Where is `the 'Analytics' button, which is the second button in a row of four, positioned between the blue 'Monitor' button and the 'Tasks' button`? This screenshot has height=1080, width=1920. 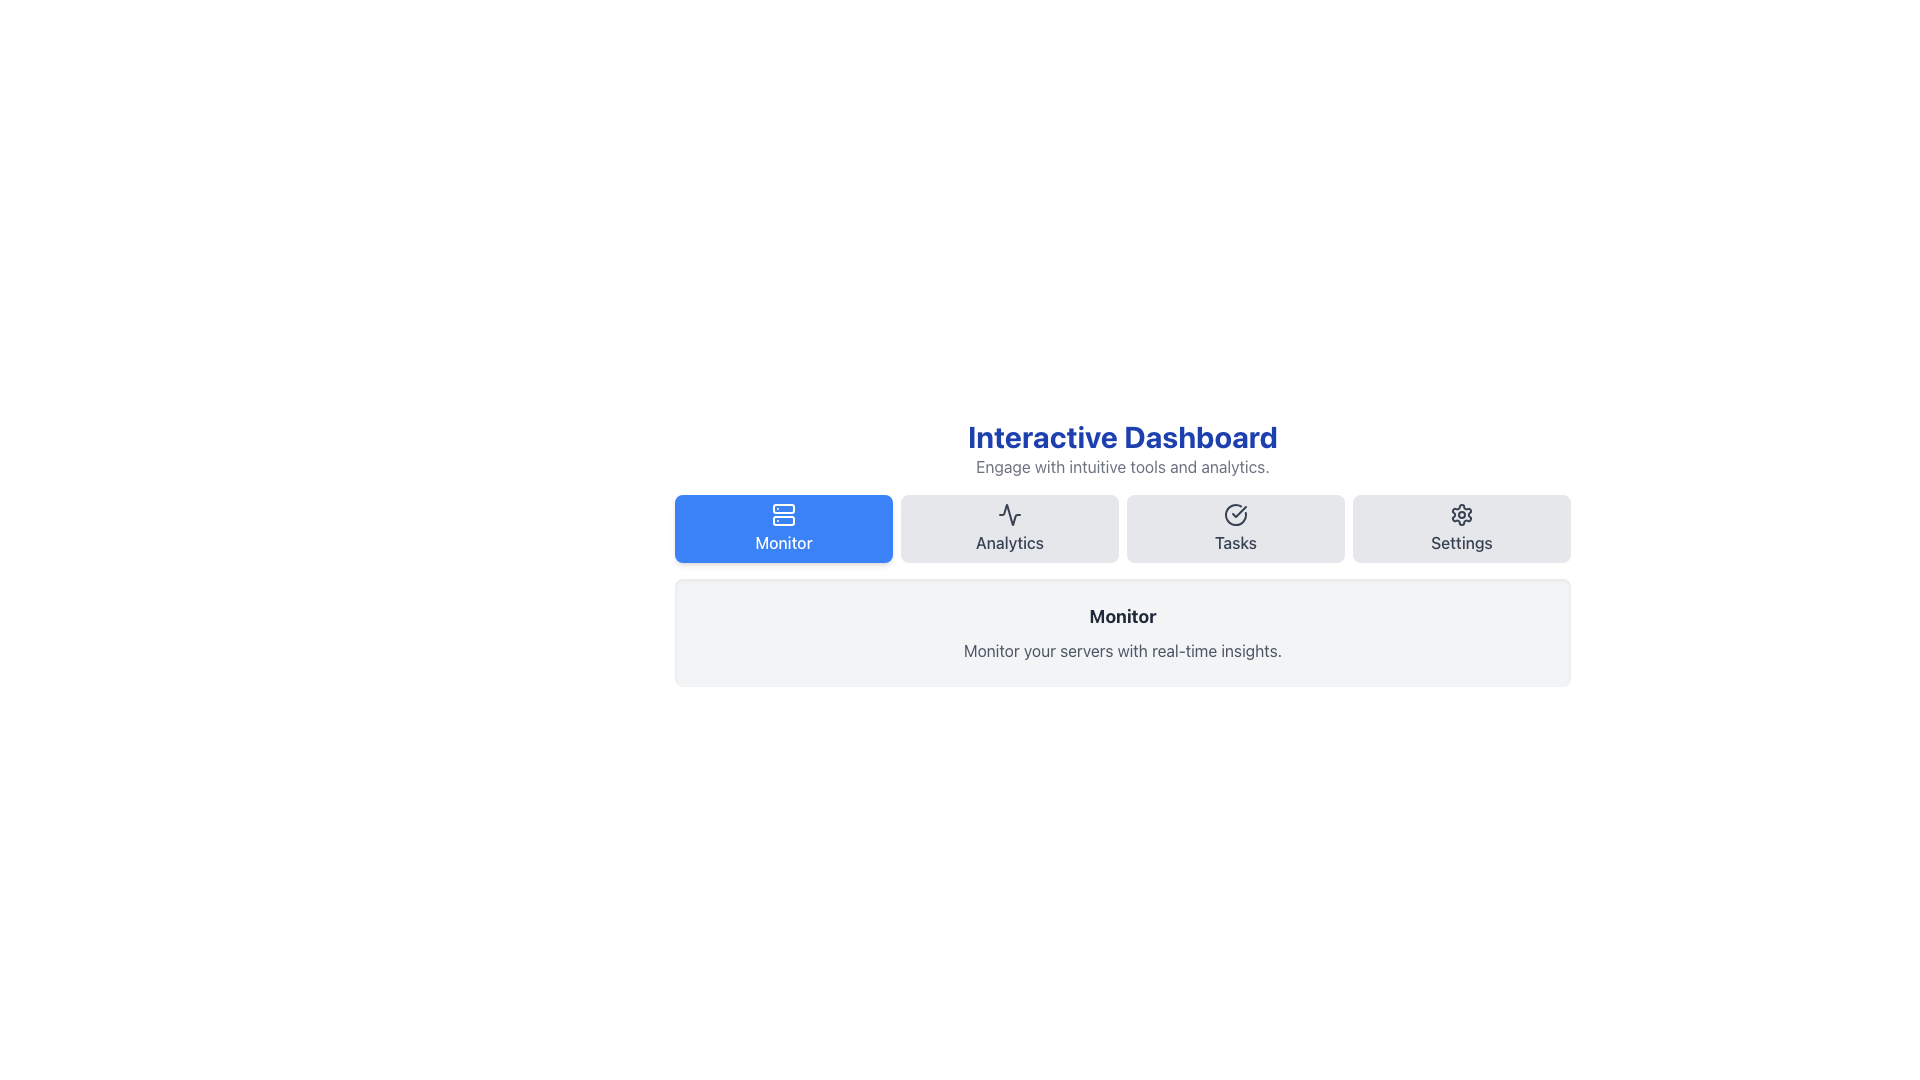 the 'Analytics' button, which is the second button in a row of four, positioned between the blue 'Monitor' button and the 'Tasks' button is located at coordinates (1009, 527).